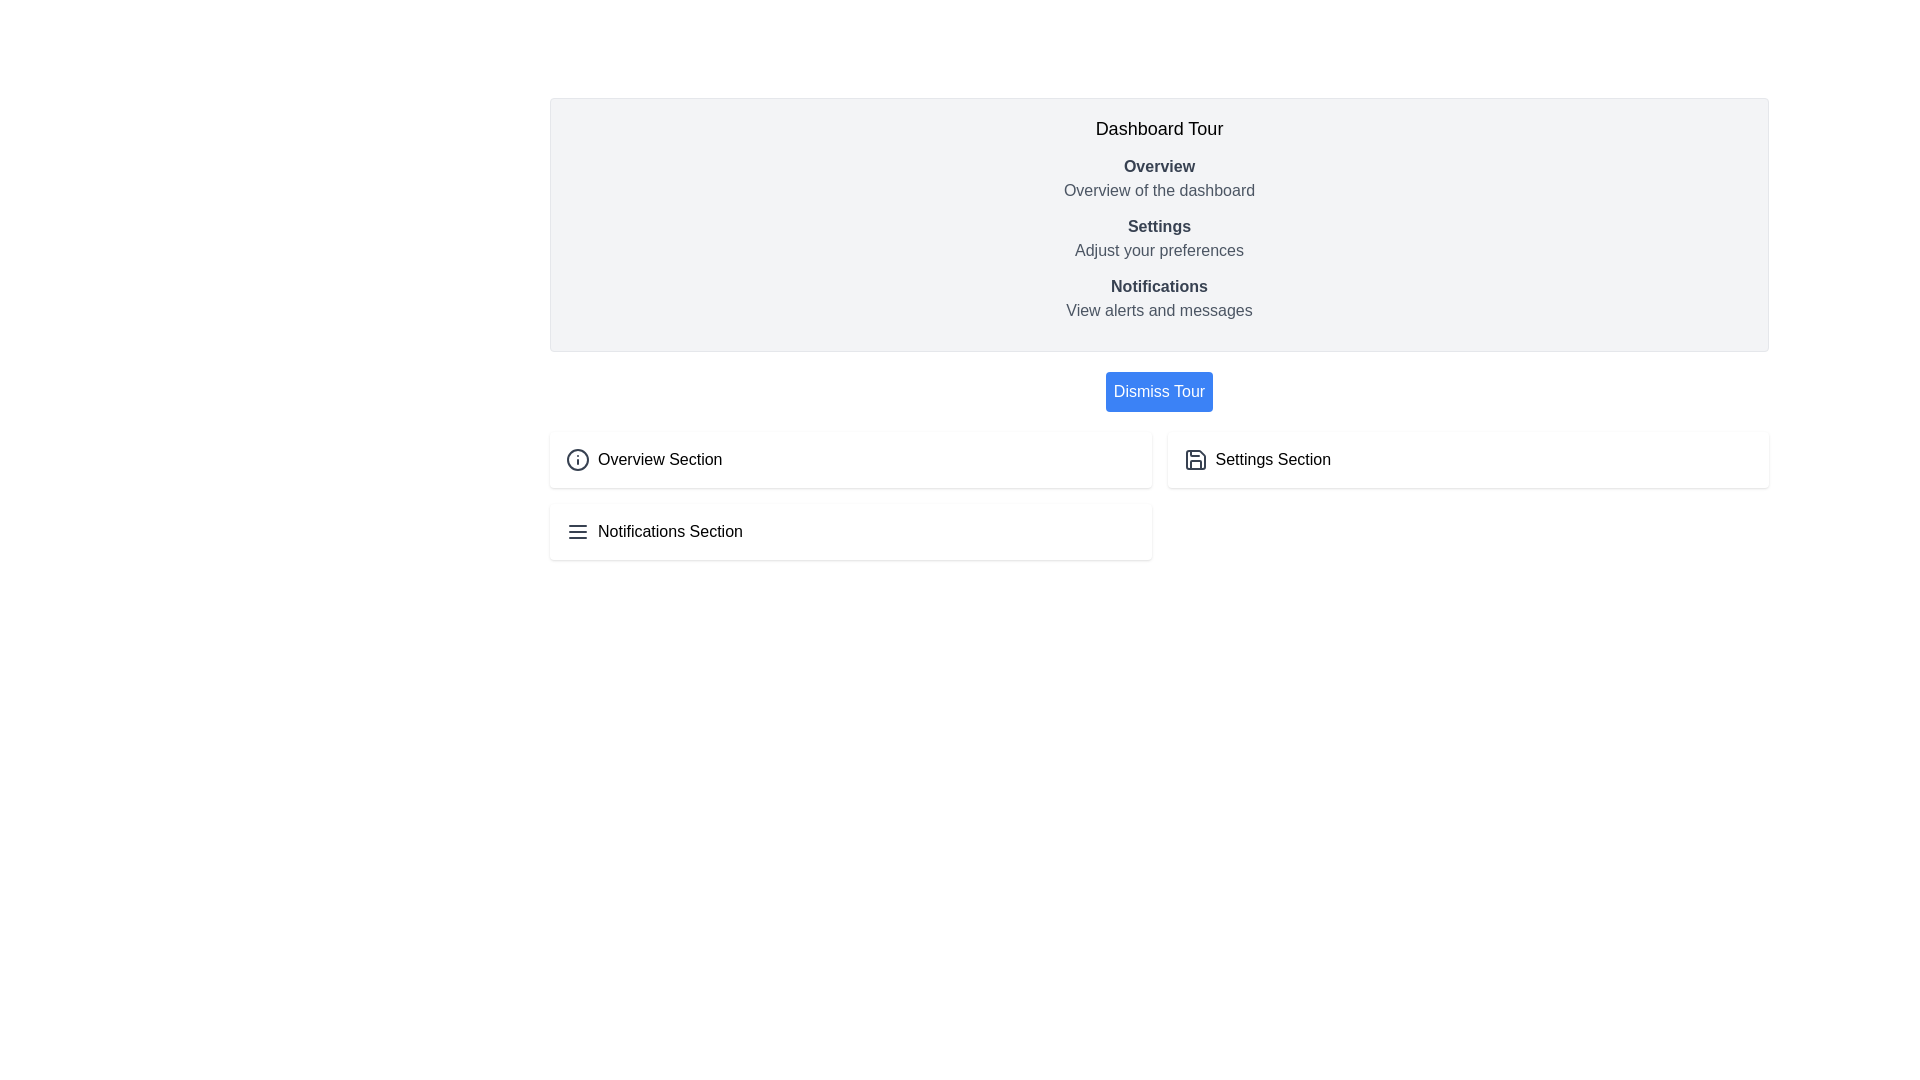 This screenshot has height=1080, width=1920. What do you see at coordinates (1159, 191) in the screenshot?
I see `the text label that reads 'Overview of the dashboard', which is styled in gray color (#gray-600) and located directly beneath the 'Overview' heading` at bounding box center [1159, 191].